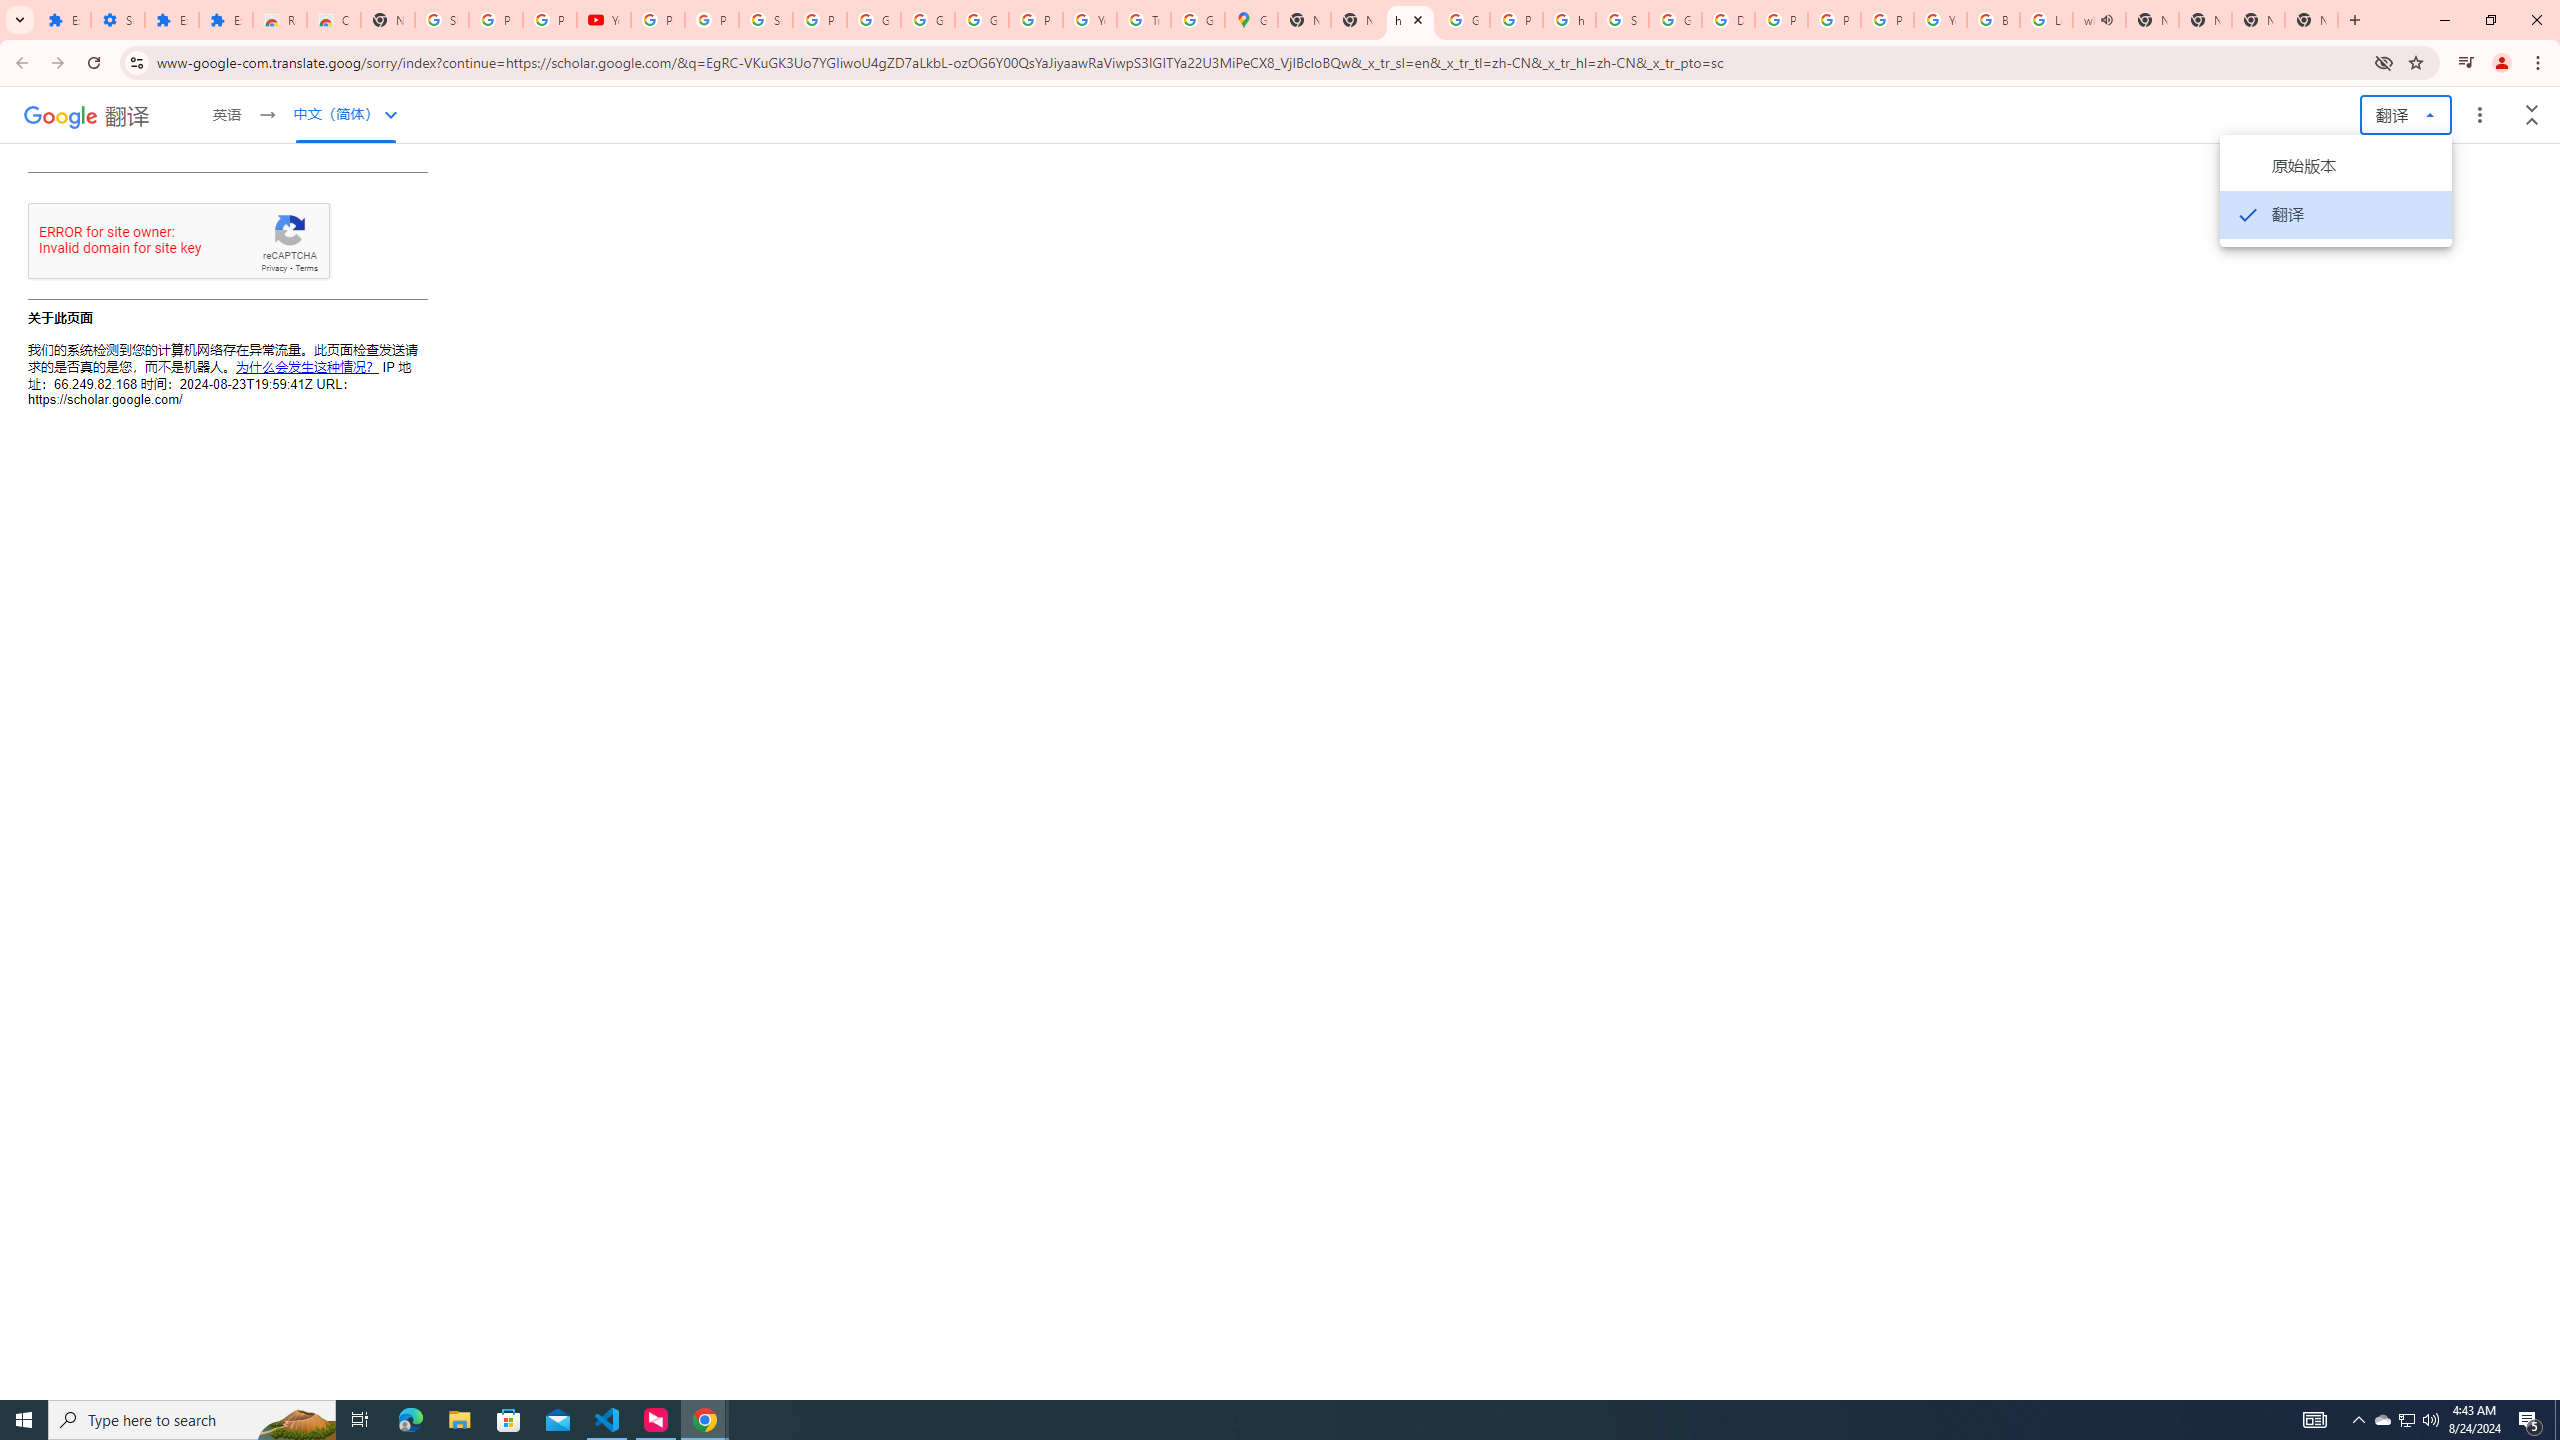 This screenshot has height=1440, width=2560. Describe the element at coordinates (334, 19) in the screenshot. I see `'Chrome Web Store - Themes'` at that location.